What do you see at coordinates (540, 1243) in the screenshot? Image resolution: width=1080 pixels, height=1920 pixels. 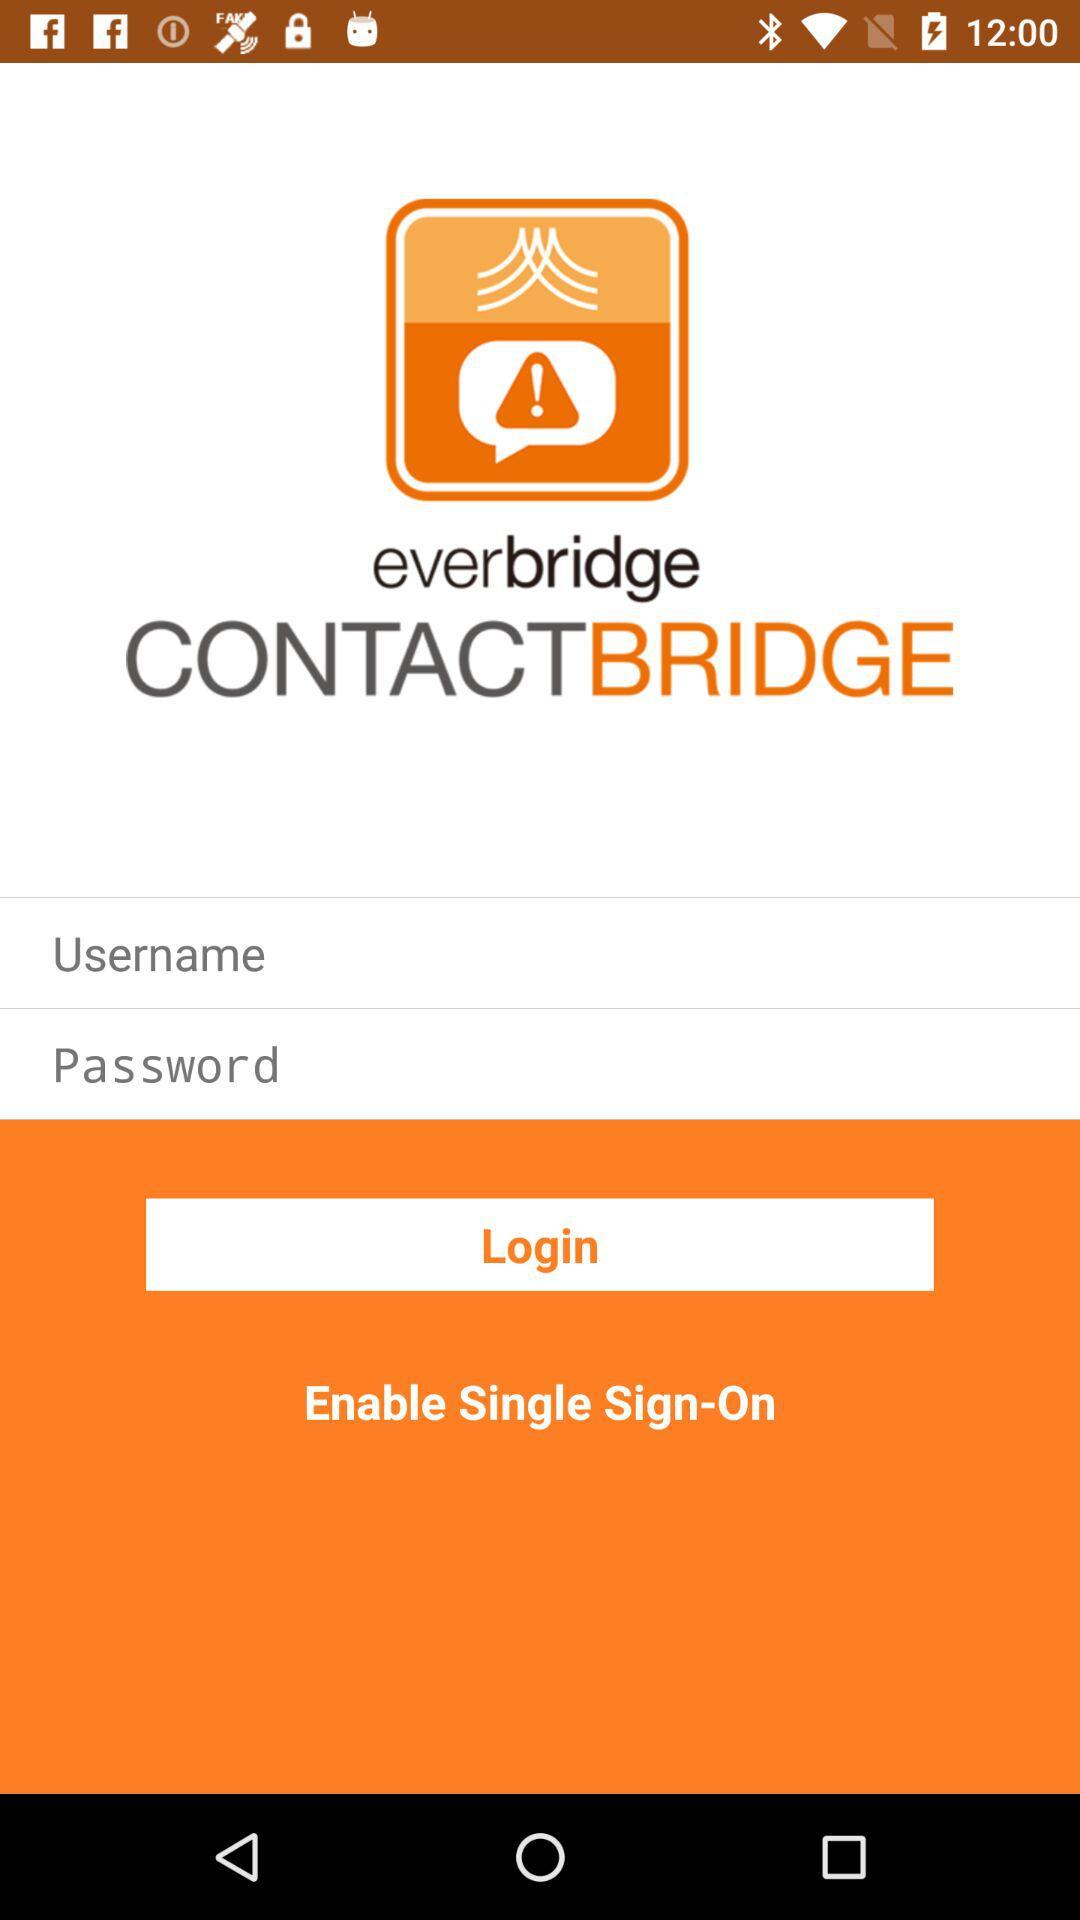 I see `the icon above enable single sign item` at bounding box center [540, 1243].